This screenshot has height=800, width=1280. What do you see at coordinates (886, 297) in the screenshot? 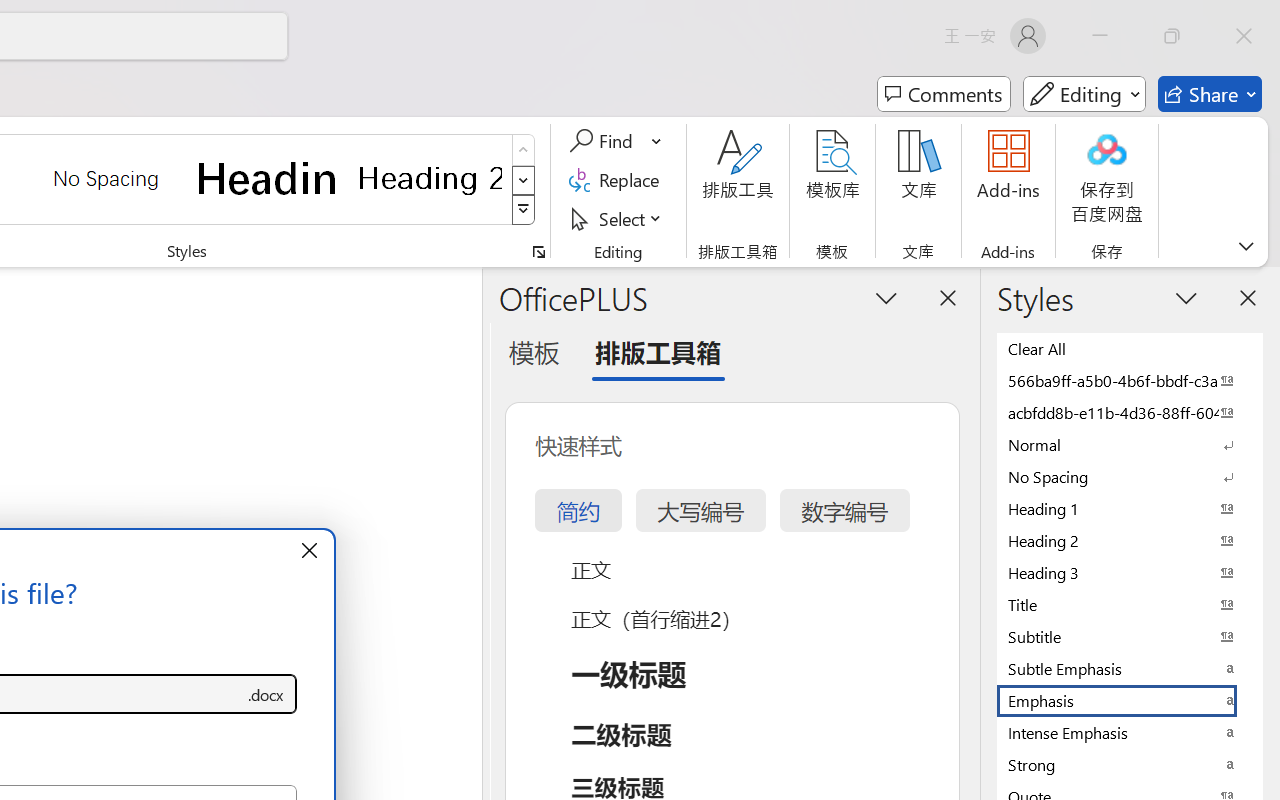
I see `'Task Pane Options'` at bounding box center [886, 297].